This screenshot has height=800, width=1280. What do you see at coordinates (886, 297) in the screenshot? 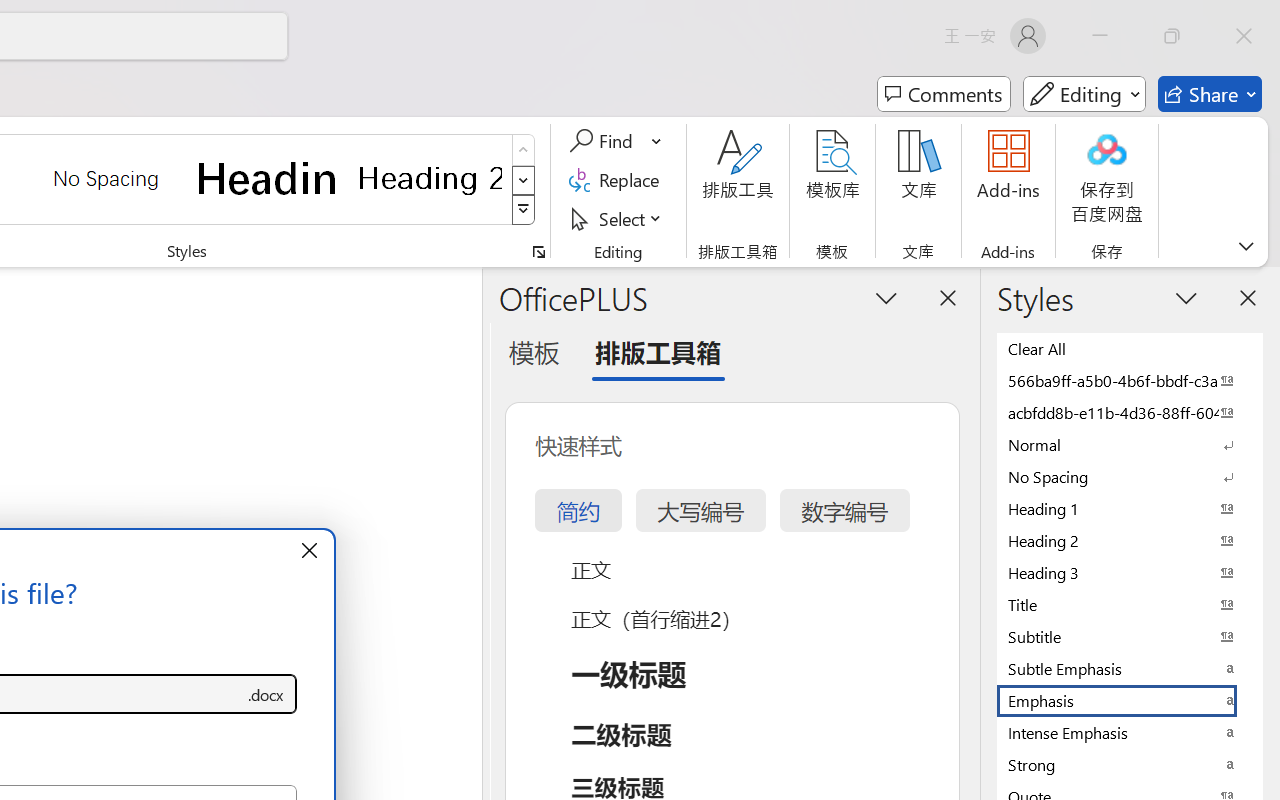
I see `'Task Pane Options'` at bounding box center [886, 297].